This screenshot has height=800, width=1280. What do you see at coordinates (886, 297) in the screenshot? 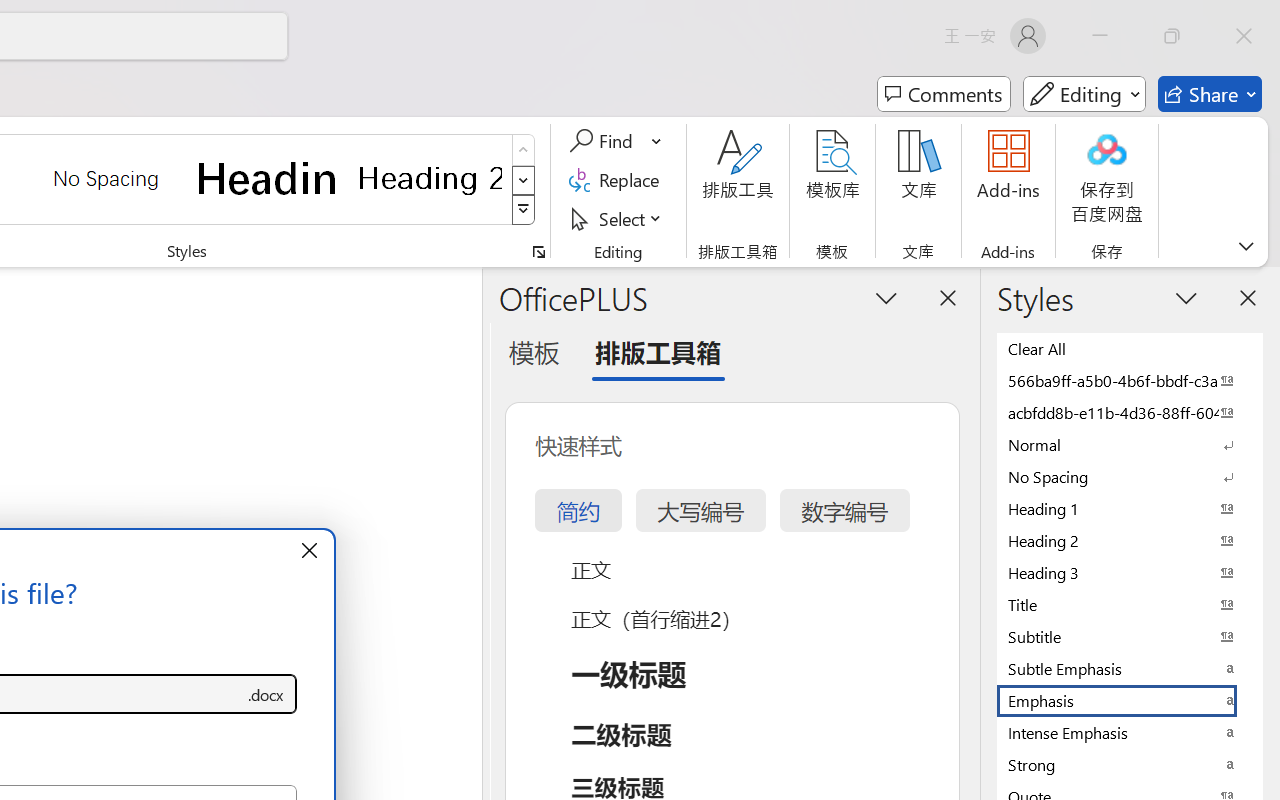
I see `'Task Pane Options'` at bounding box center [886, 297].